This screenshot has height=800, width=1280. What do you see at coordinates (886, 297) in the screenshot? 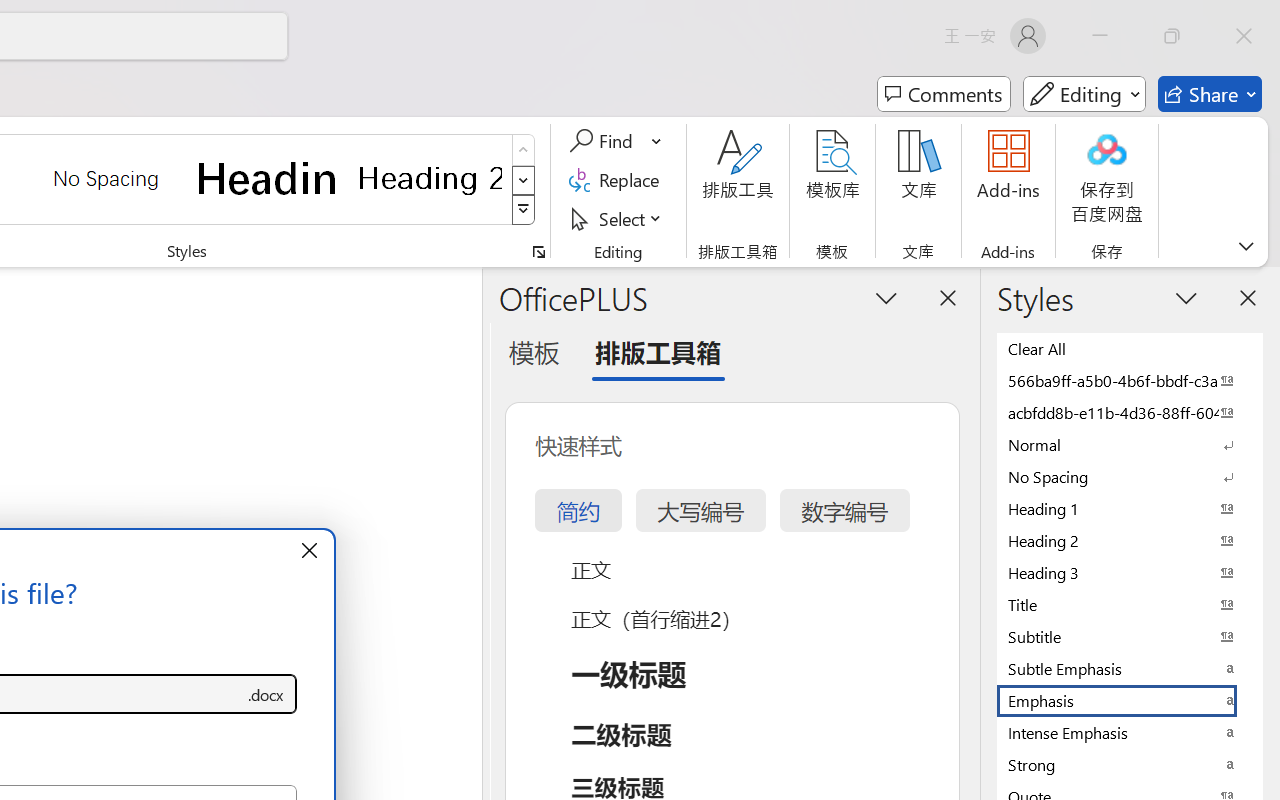
I see `'Task Pane Options'` at bounding box center [886, 297].